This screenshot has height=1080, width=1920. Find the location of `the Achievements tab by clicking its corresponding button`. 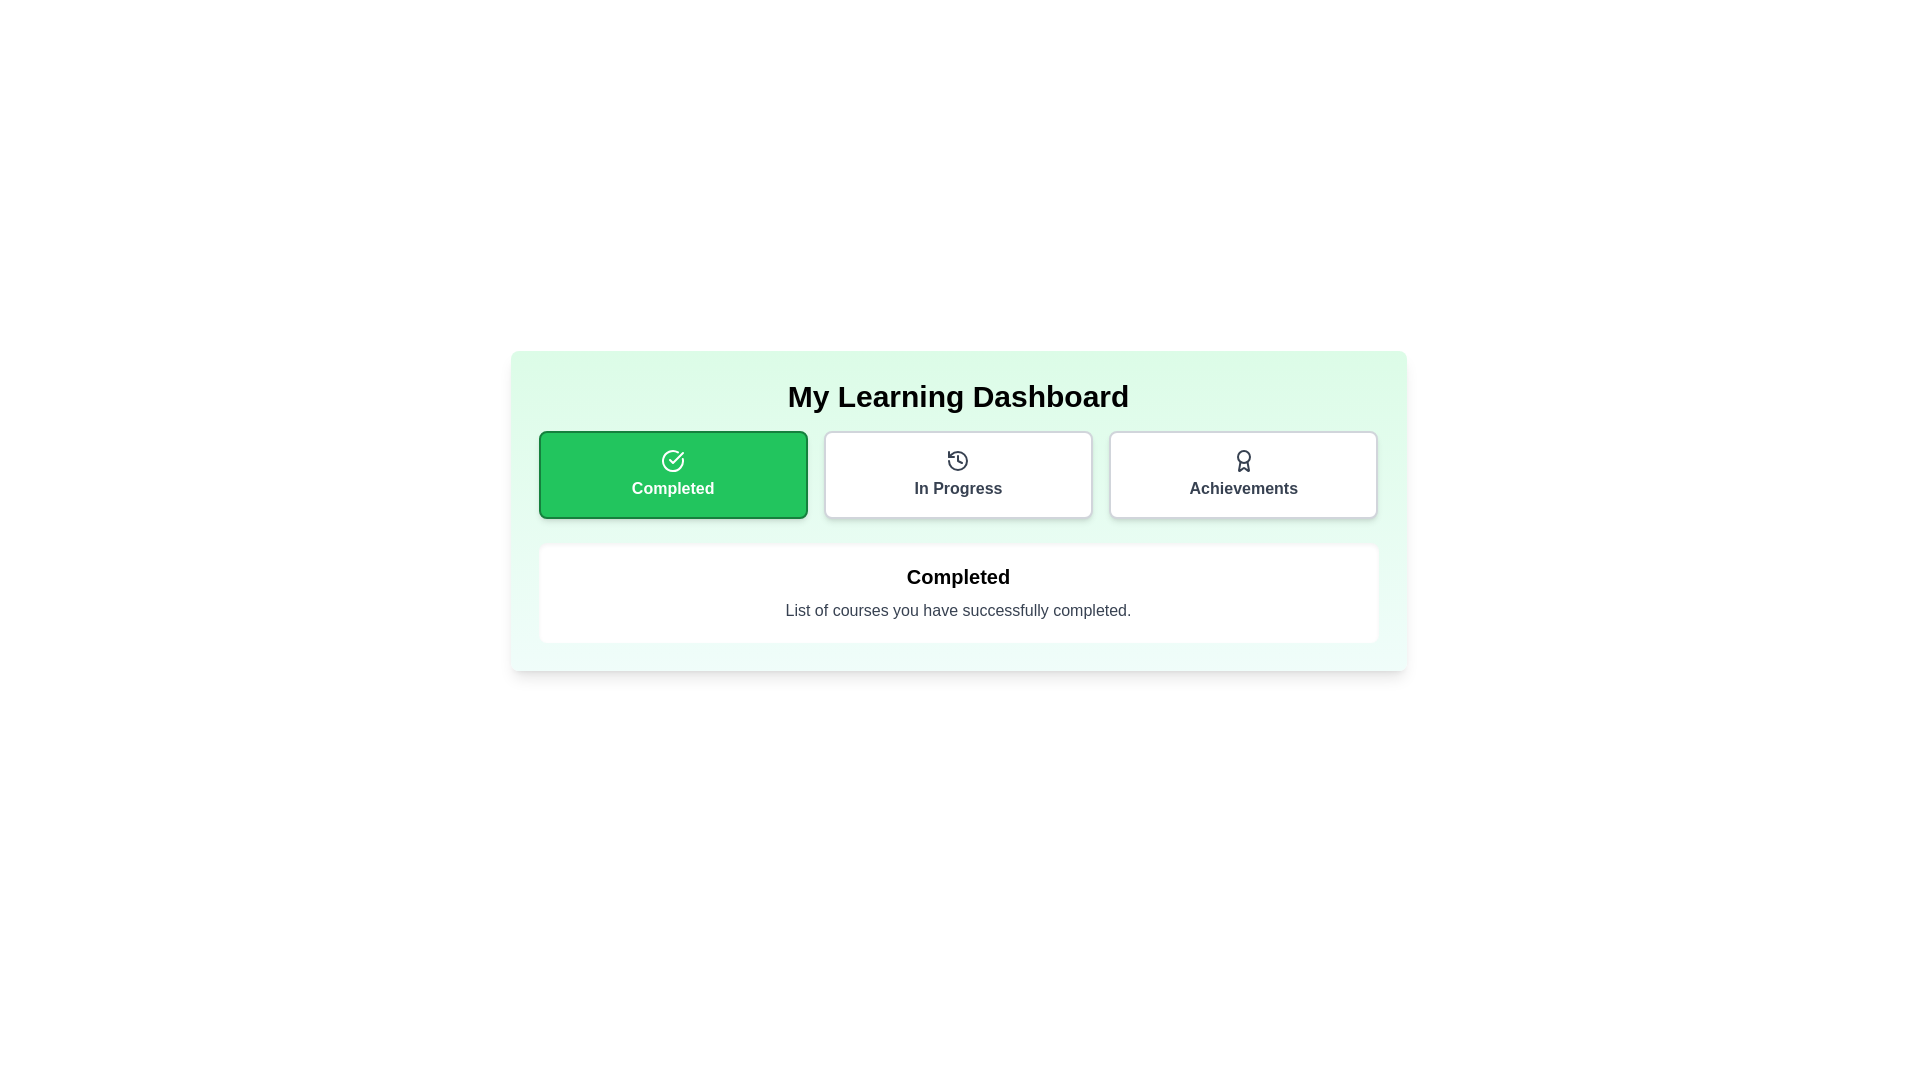

the Achievements tab by clicking its corresponding button is located at coordinates (1242, 474).